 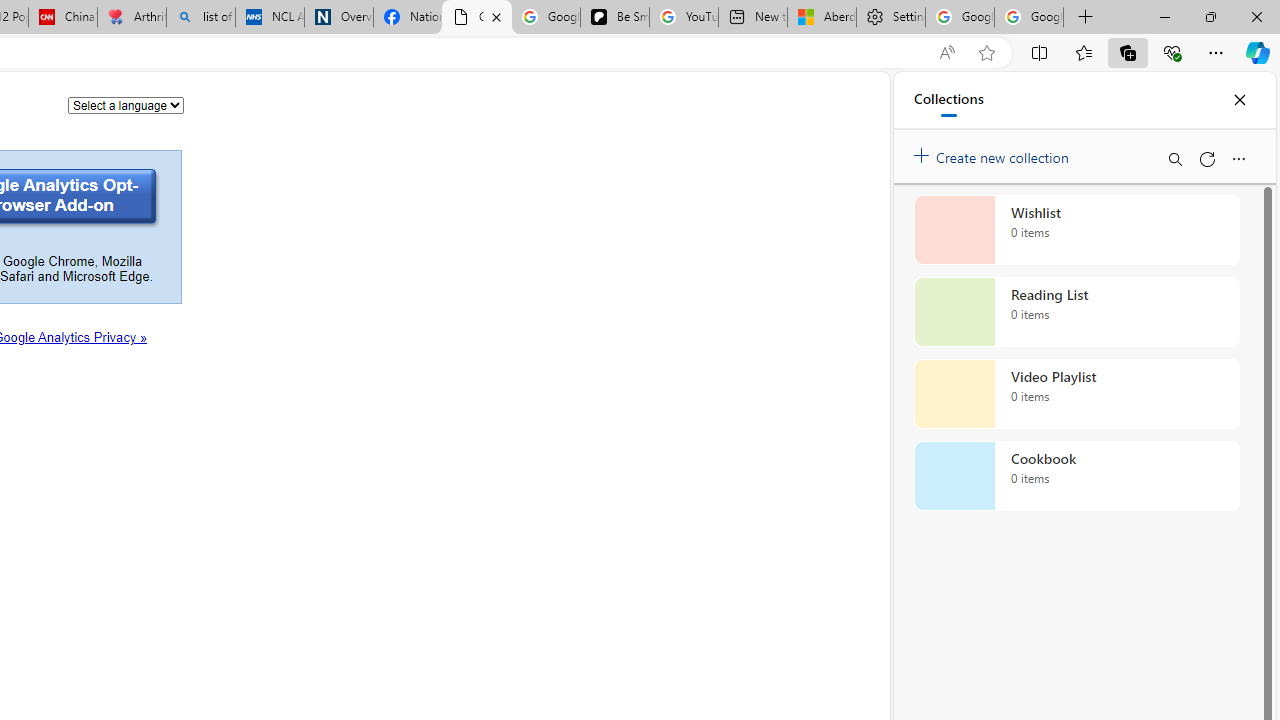 What do you see at coordinates (614, 17) in the screenshot?
I see `'Be Smart | creating Science videos | Patreon'` at bounding box center [614, 17].